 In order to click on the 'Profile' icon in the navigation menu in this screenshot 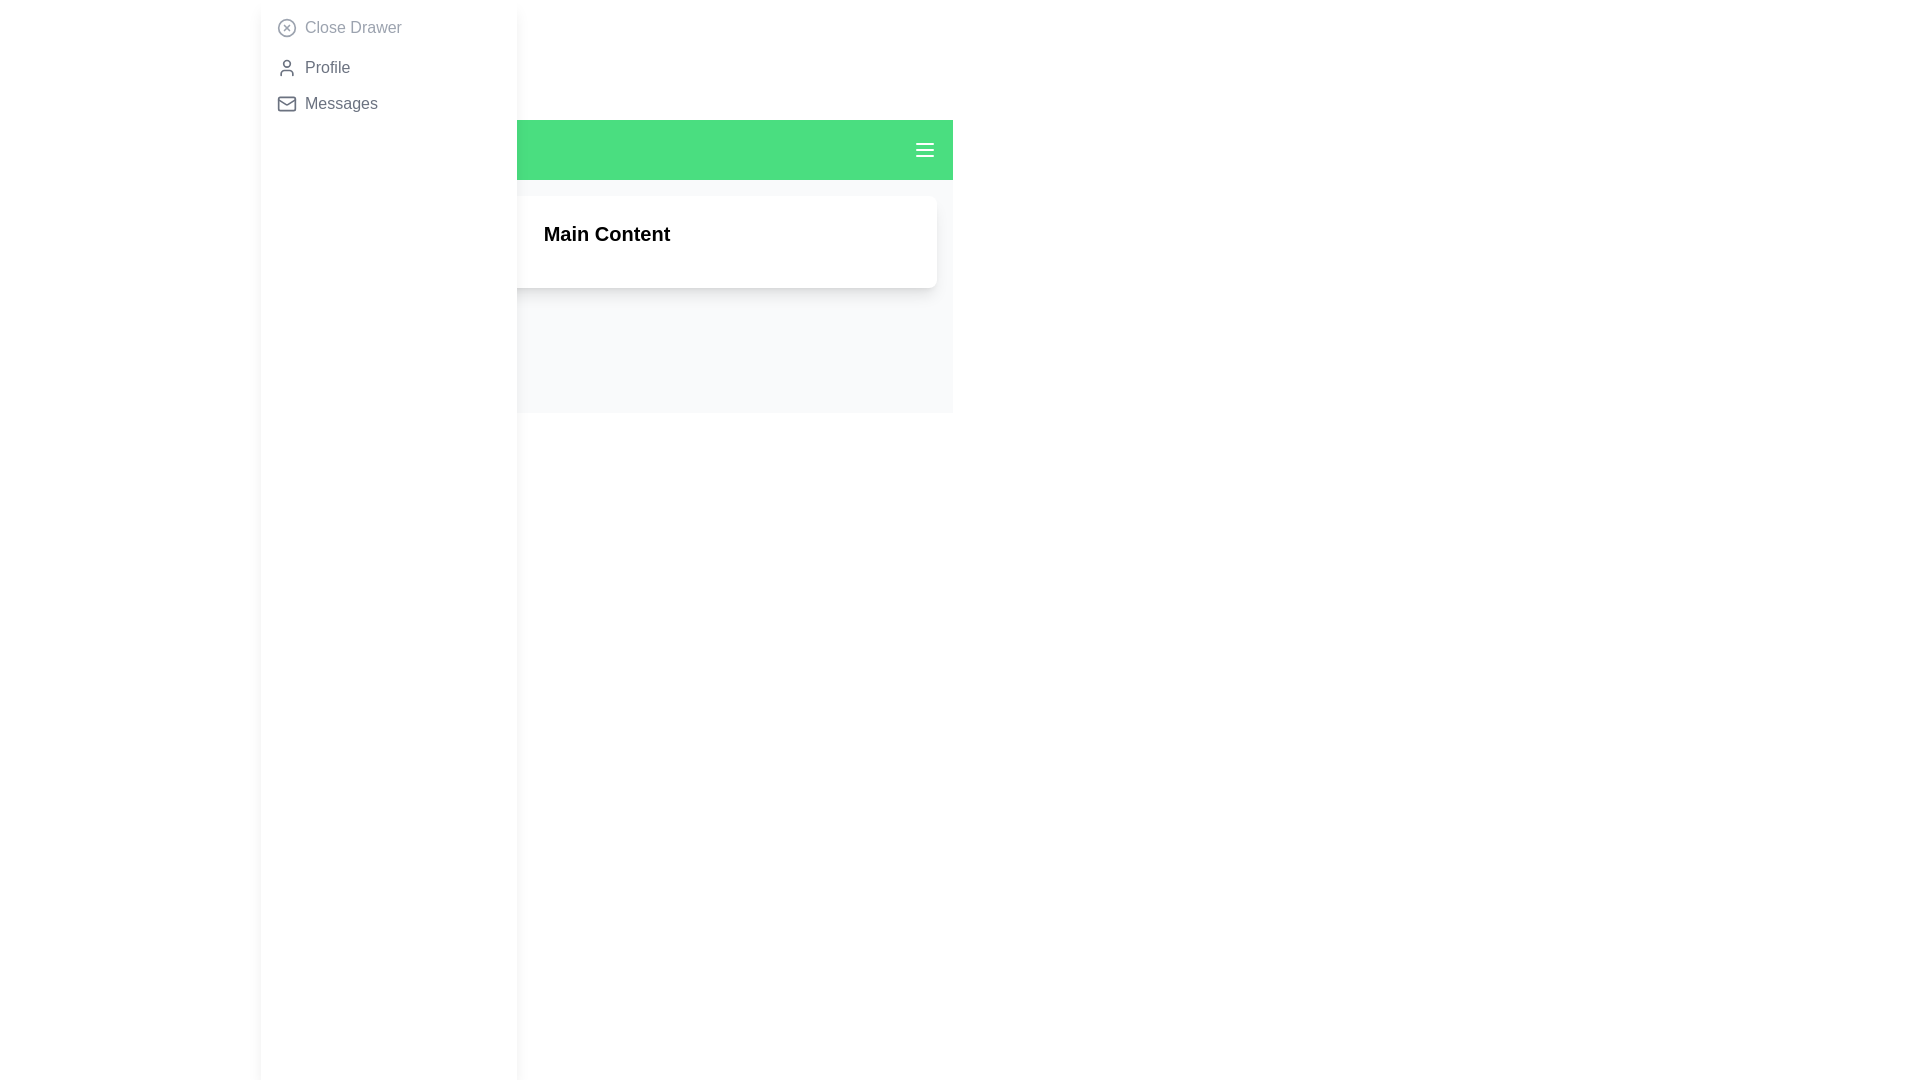, I will do `click(286, 67)`.